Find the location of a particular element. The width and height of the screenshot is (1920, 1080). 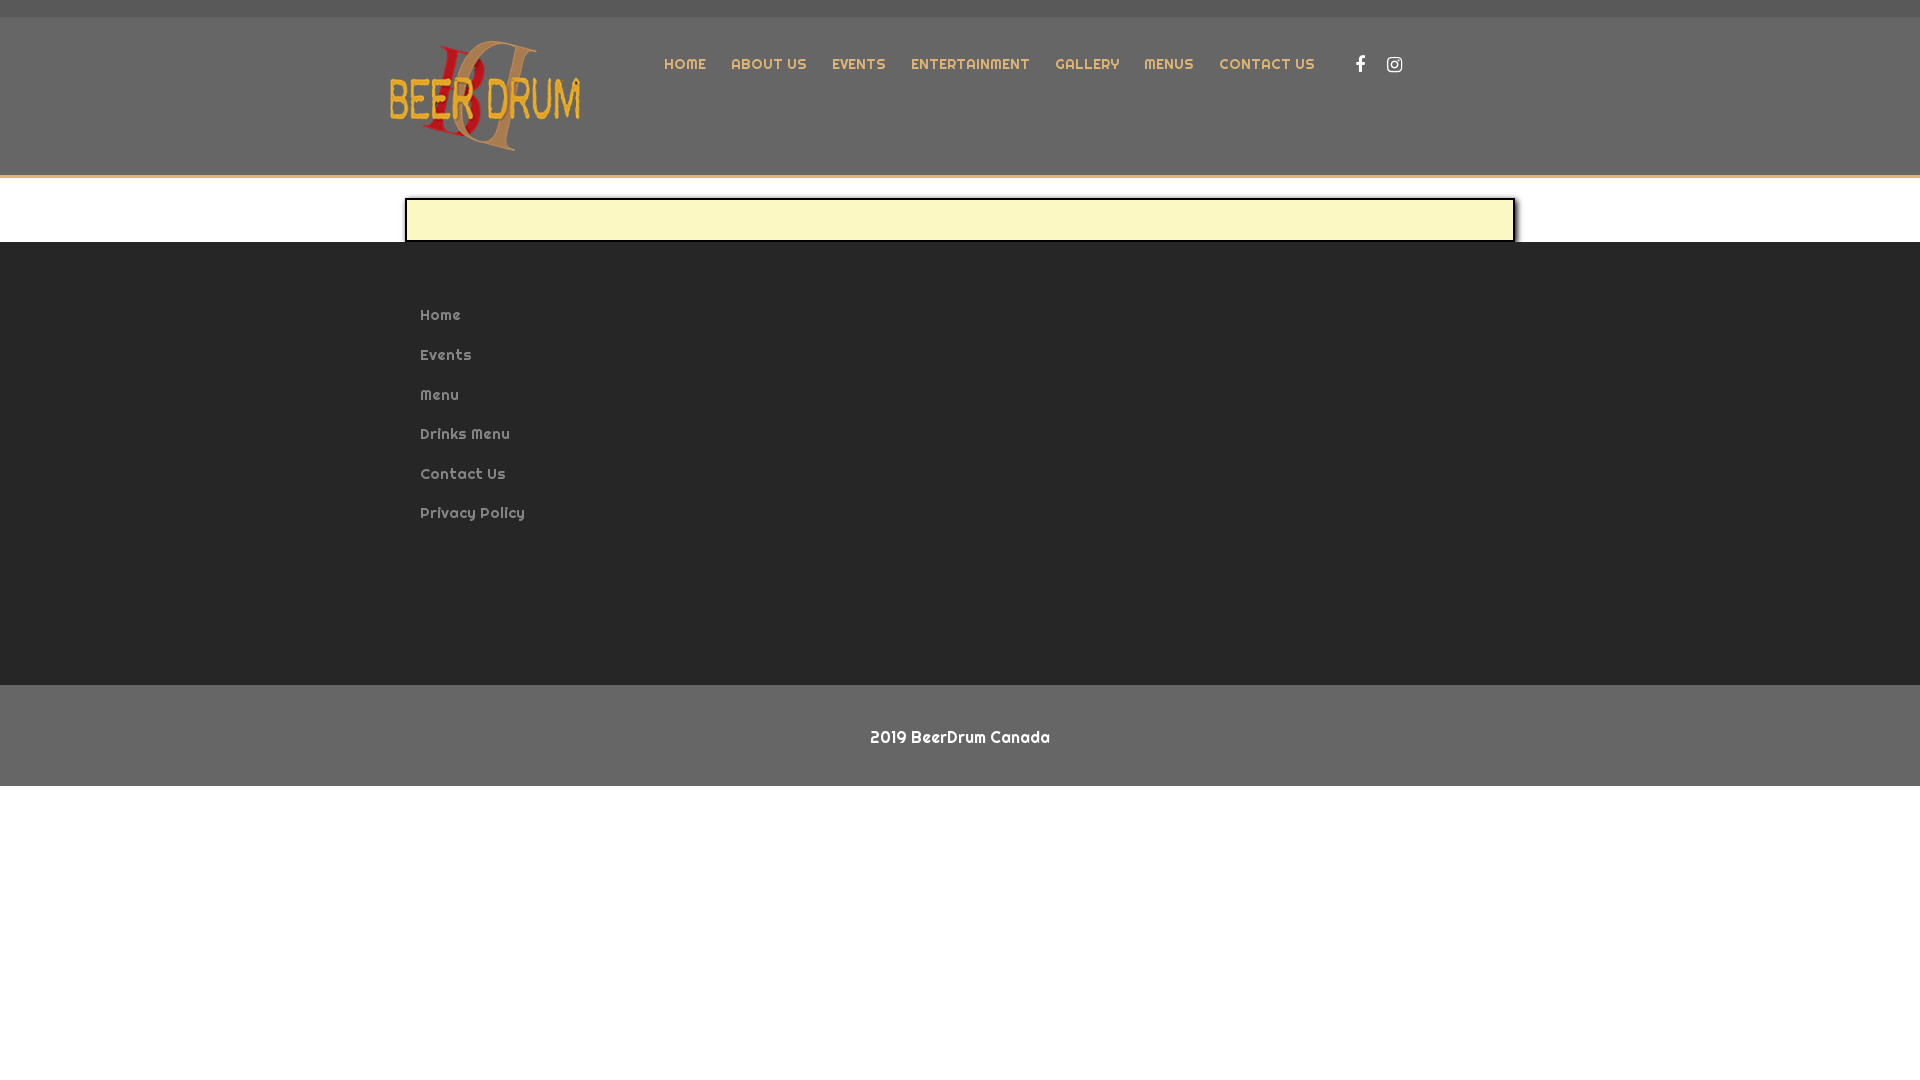

'Menu' is located at coordinates (438, 394).